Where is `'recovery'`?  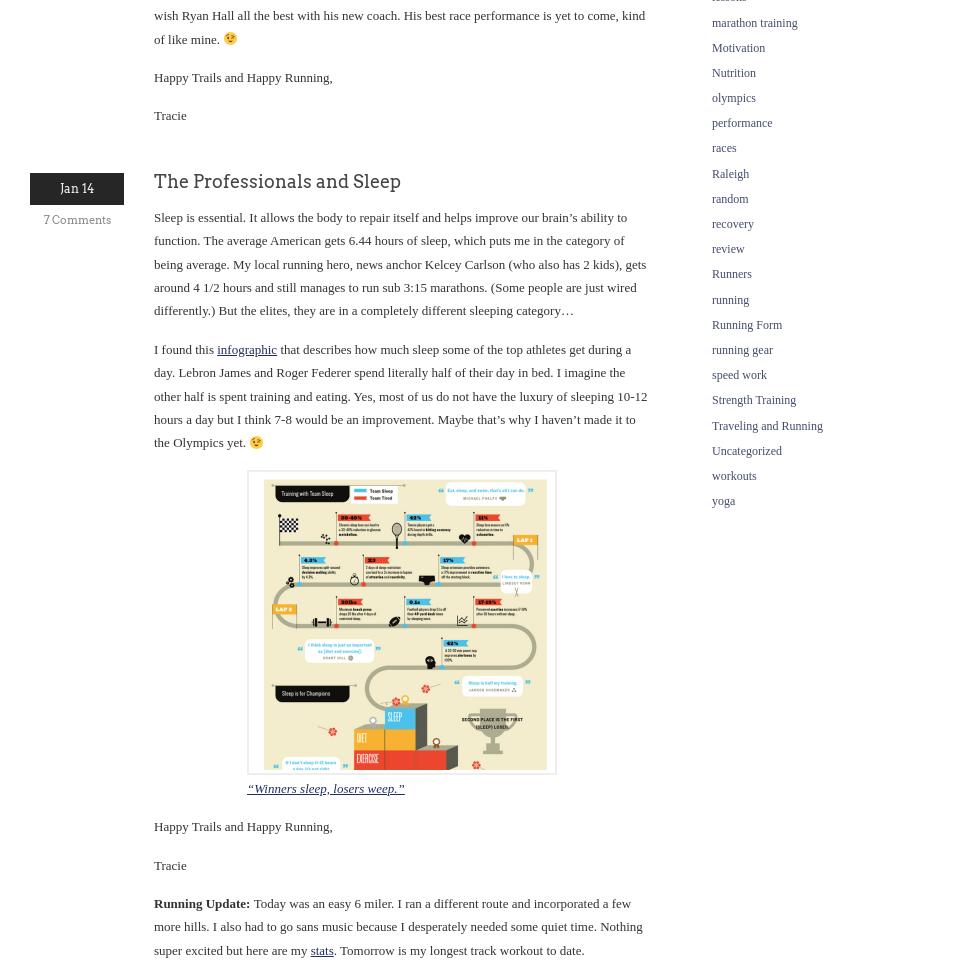
'recovery' is located at coordinates (731, 223).